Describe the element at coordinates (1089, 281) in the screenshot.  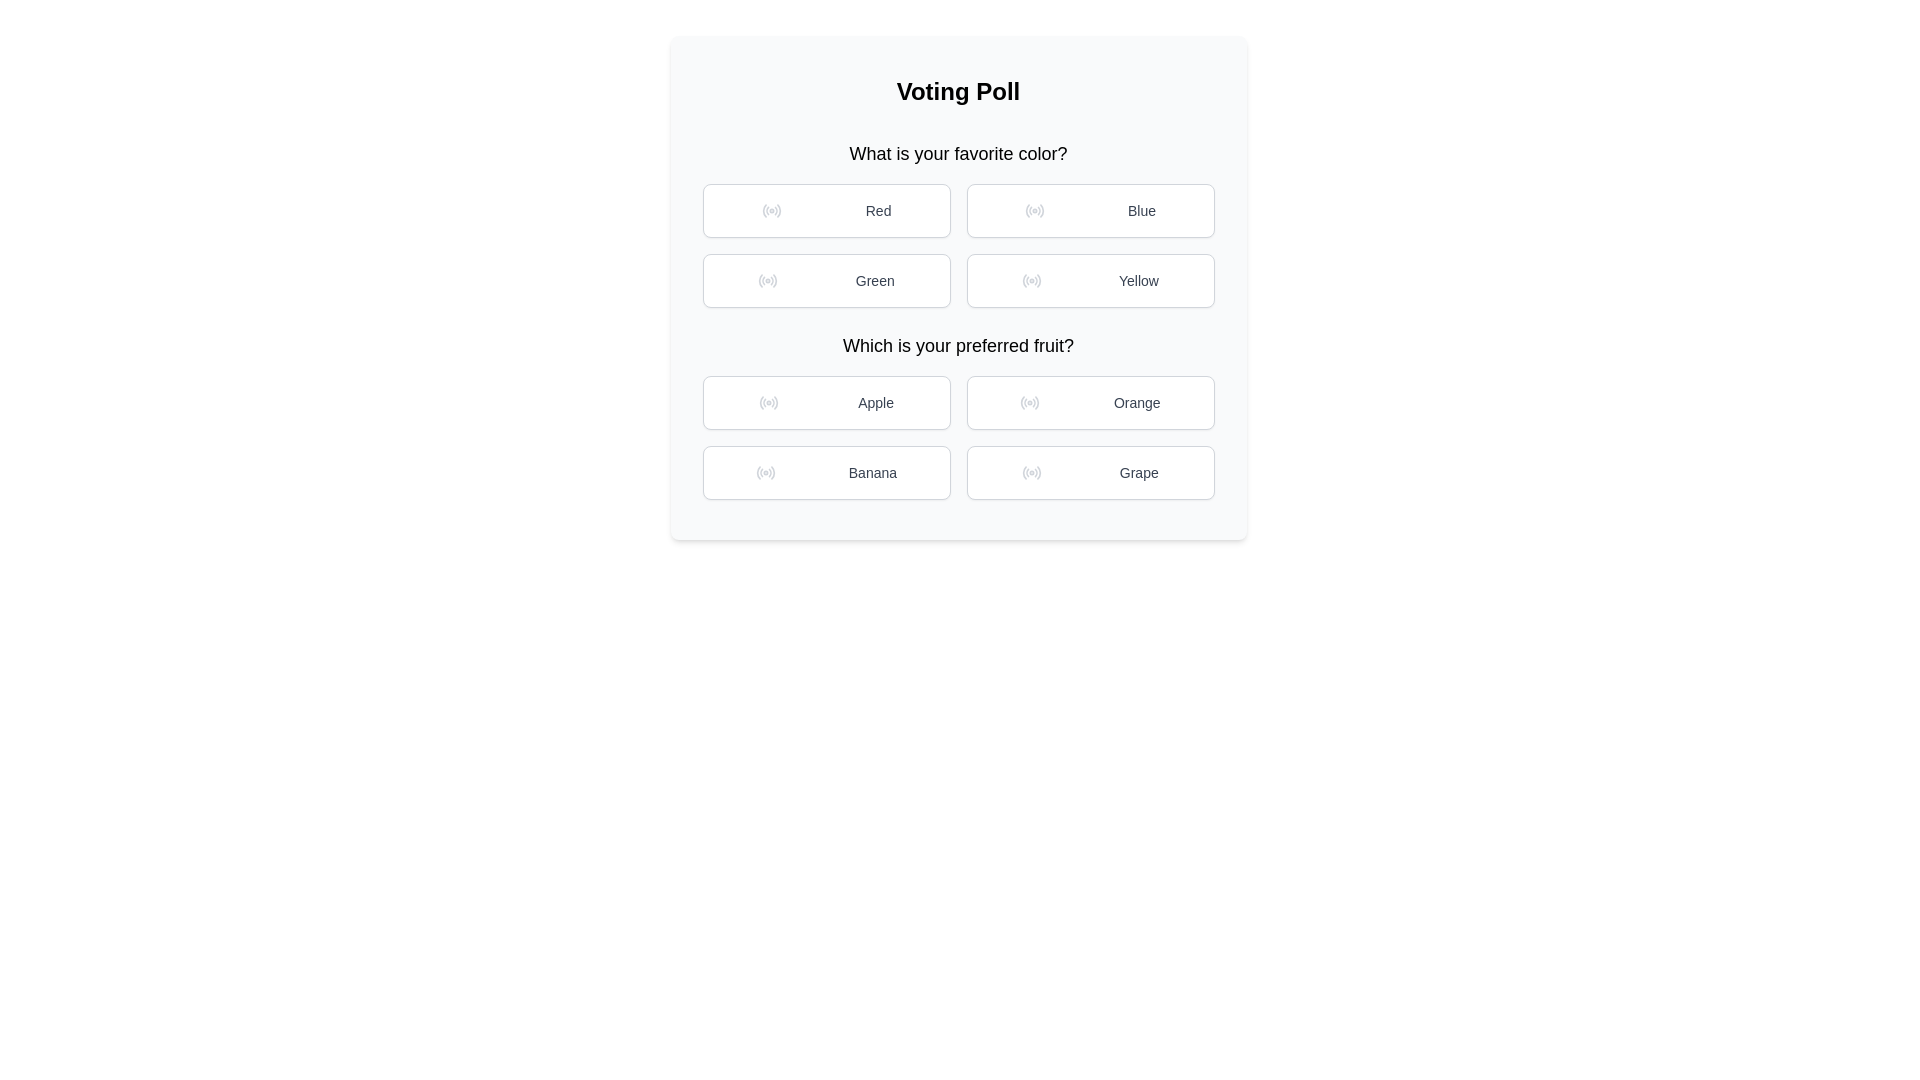
I see `the 'Yellow' selectable button with radiobutton functionality` at that location.